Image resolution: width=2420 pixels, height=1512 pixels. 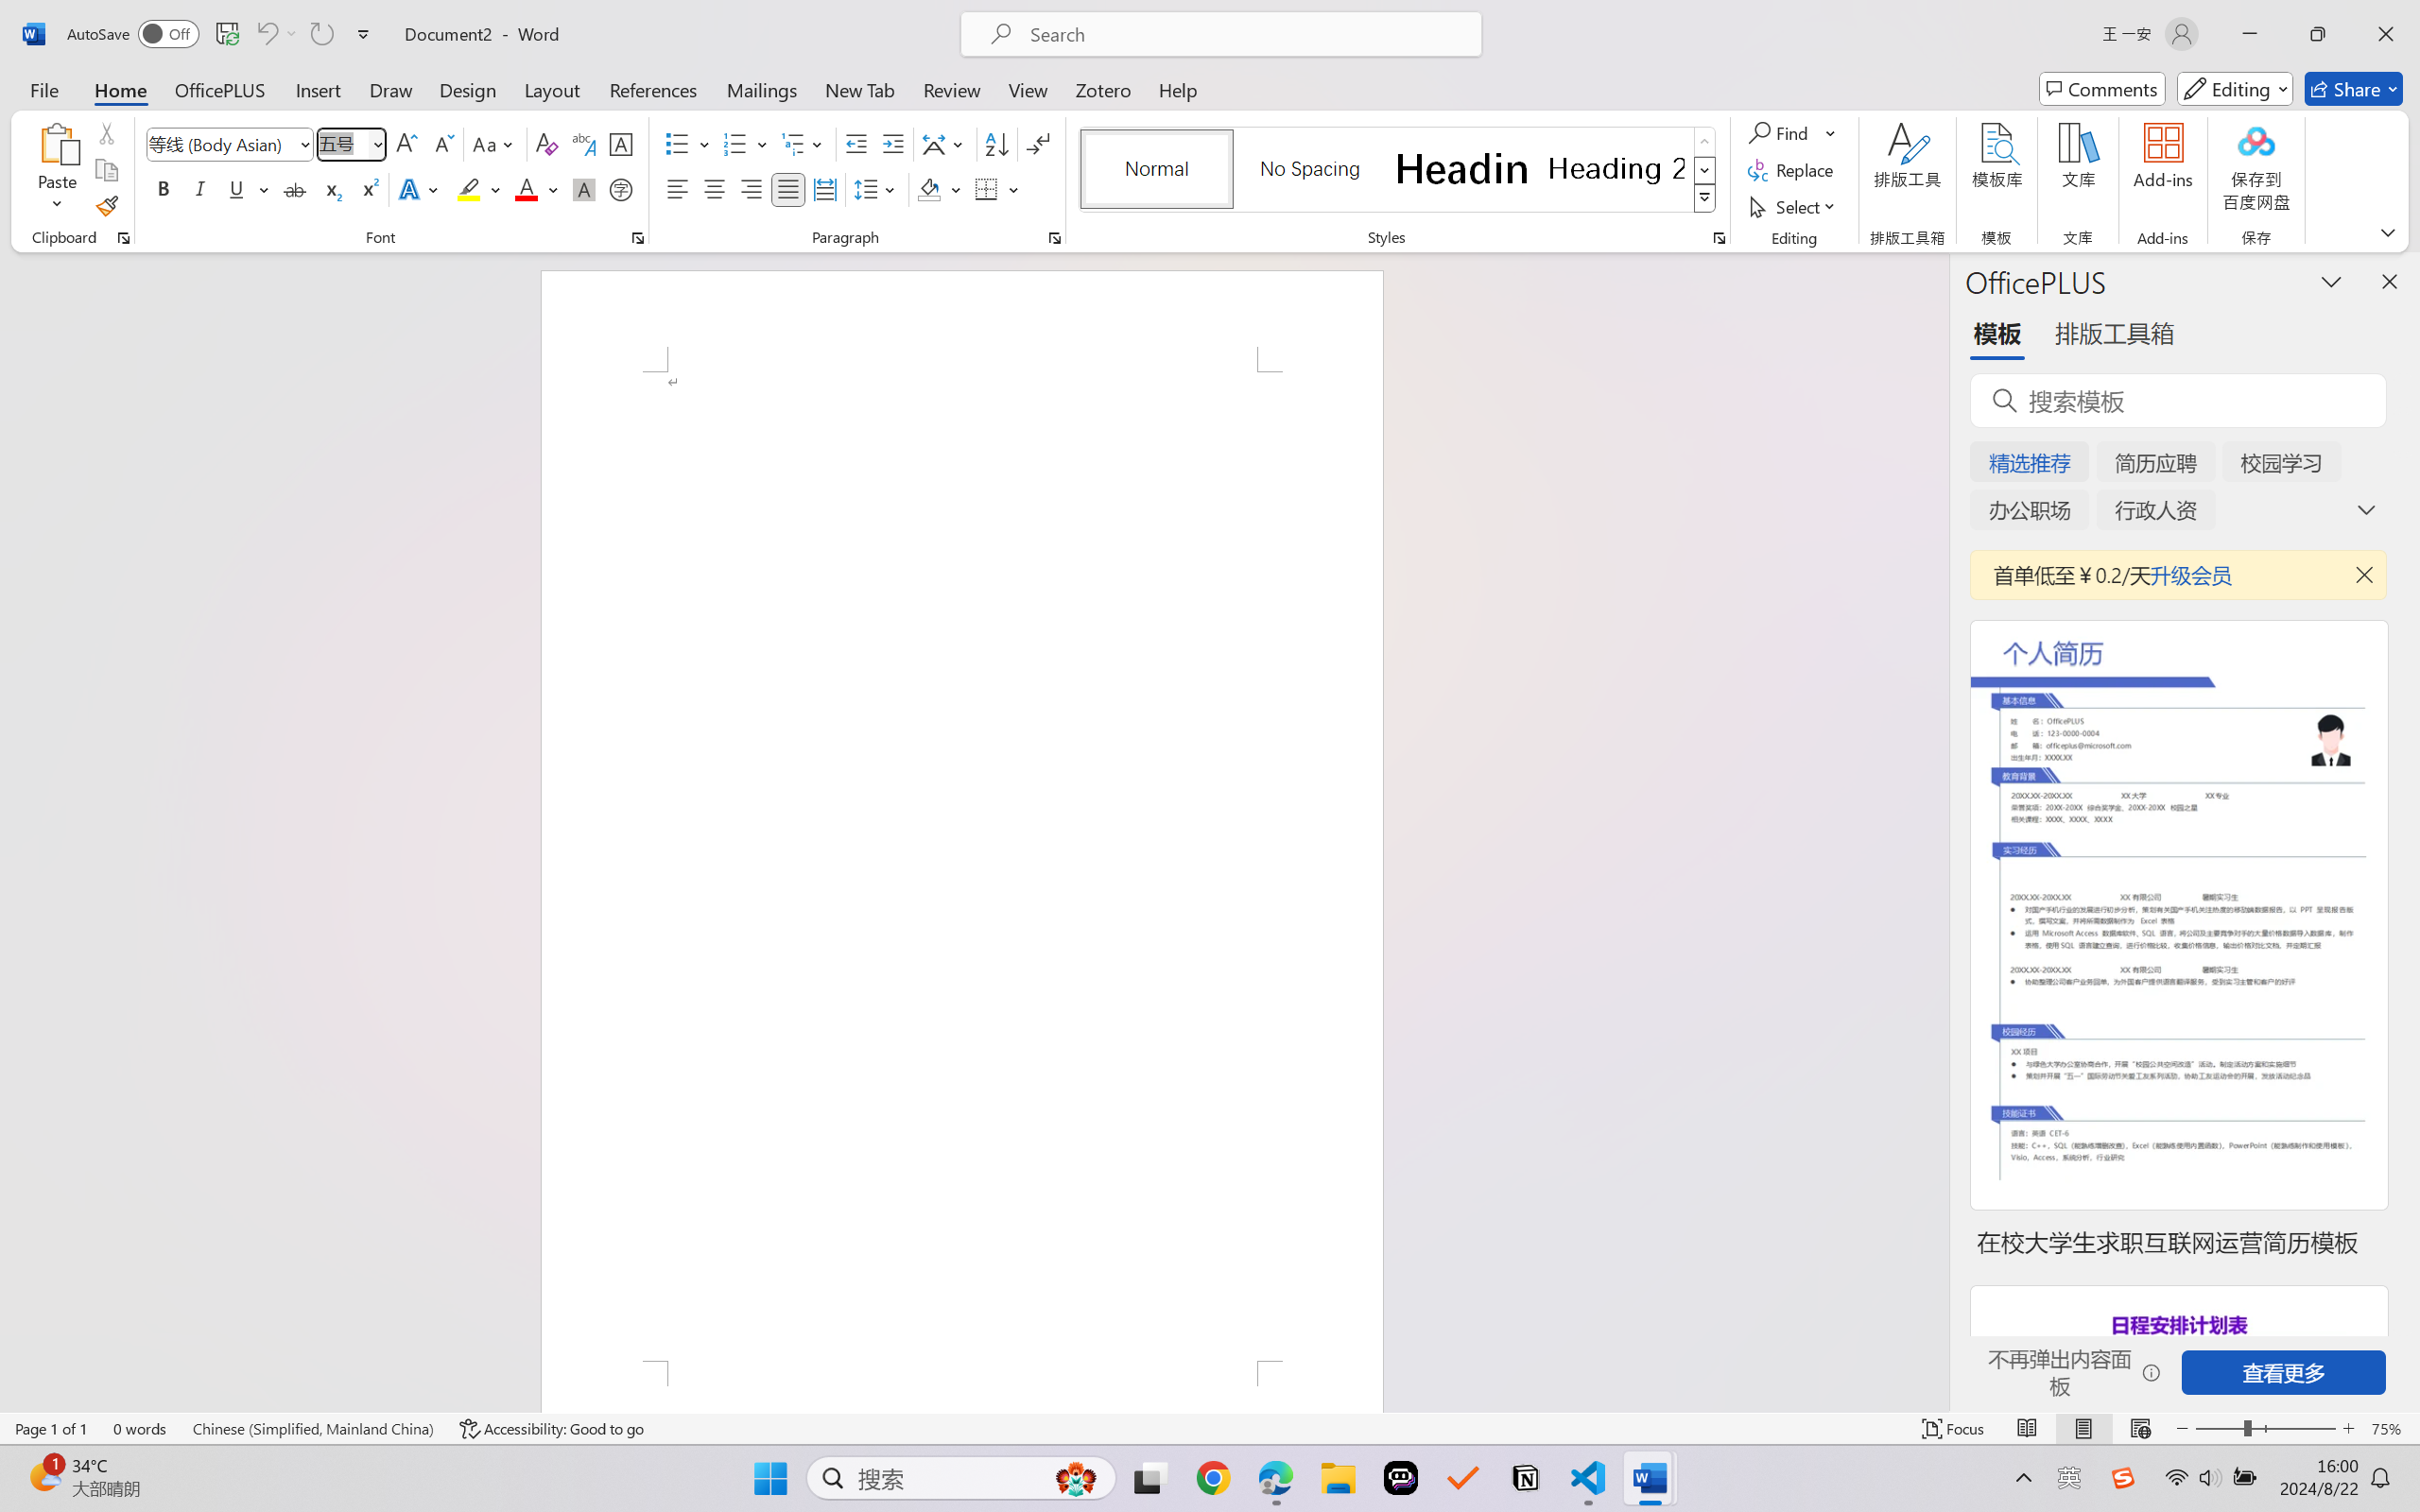 What do you see at coordinates (552, 1428) in the screenshot?
I see `'Accessibility Checker Accessibility: Good to go'` at bounding box center [552, 1428].